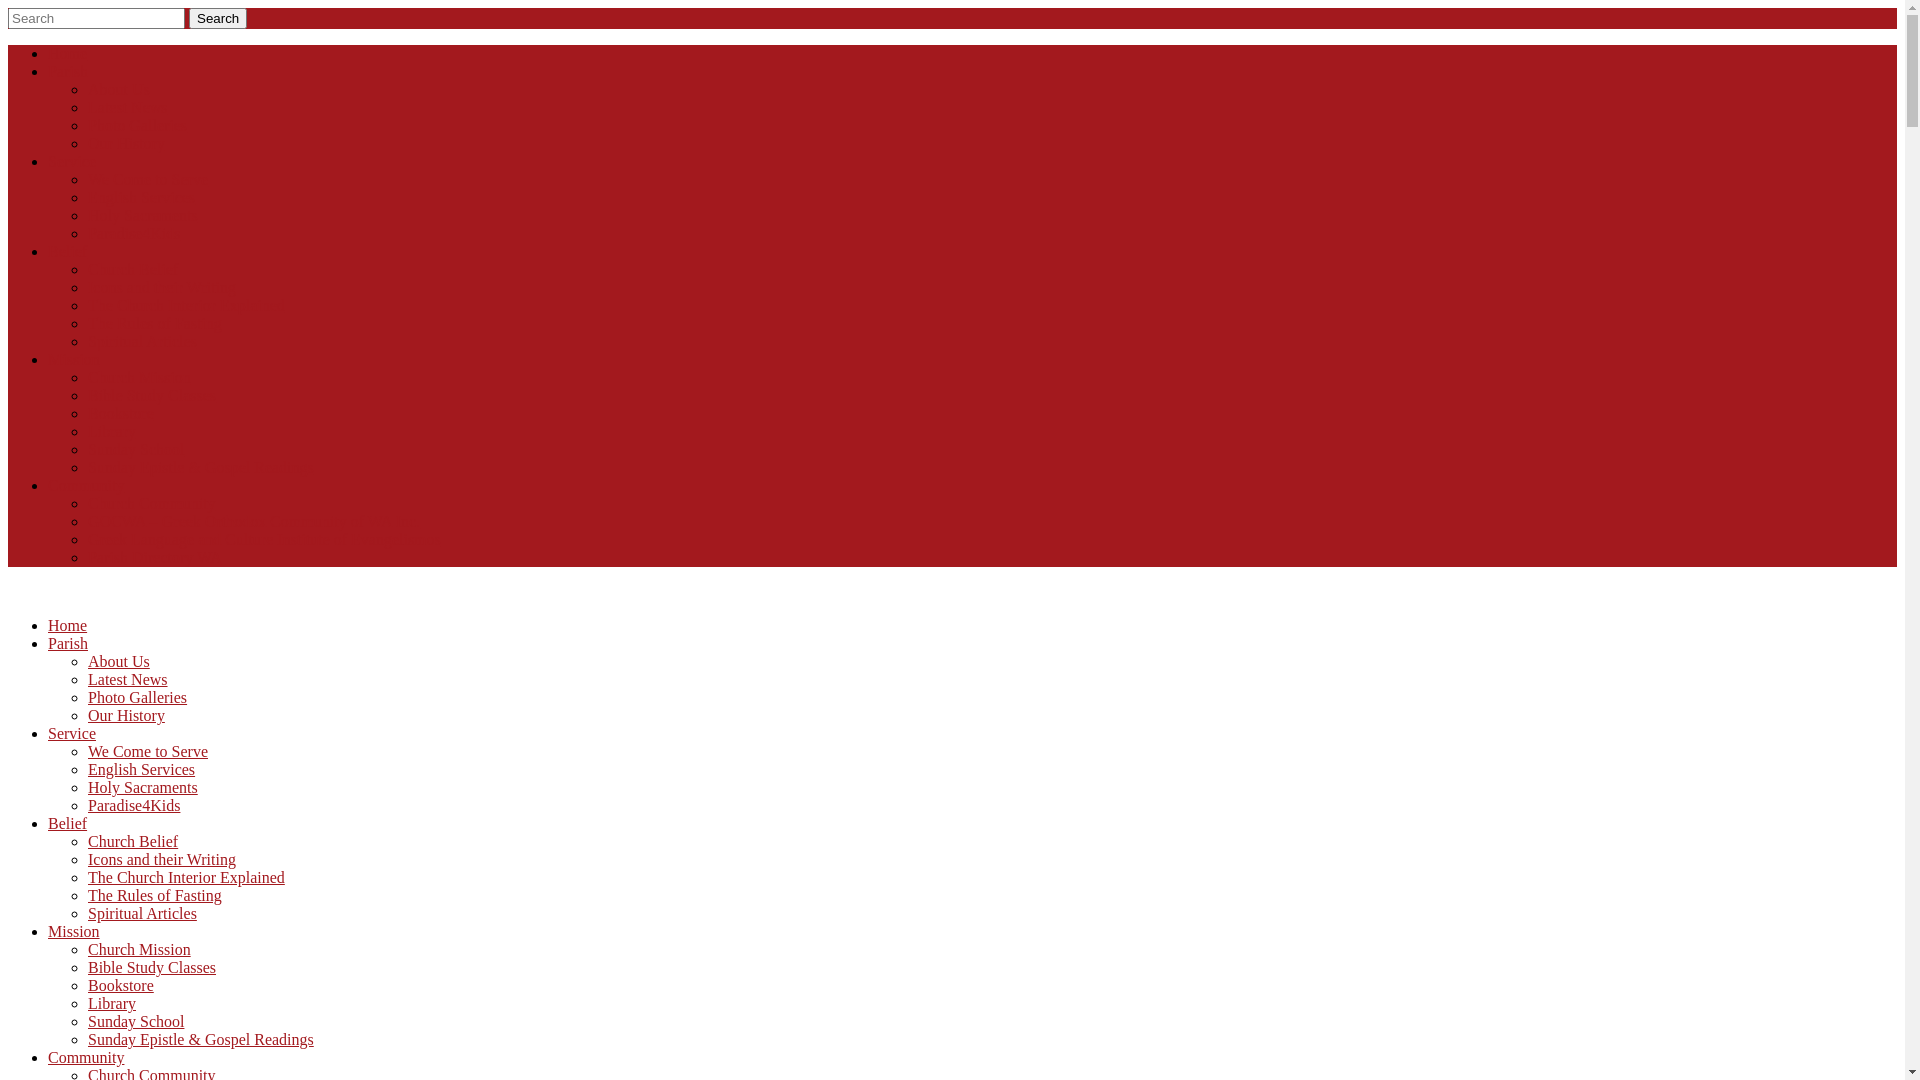  I want to click on 'Bible Study Classes', so click(151, 966).